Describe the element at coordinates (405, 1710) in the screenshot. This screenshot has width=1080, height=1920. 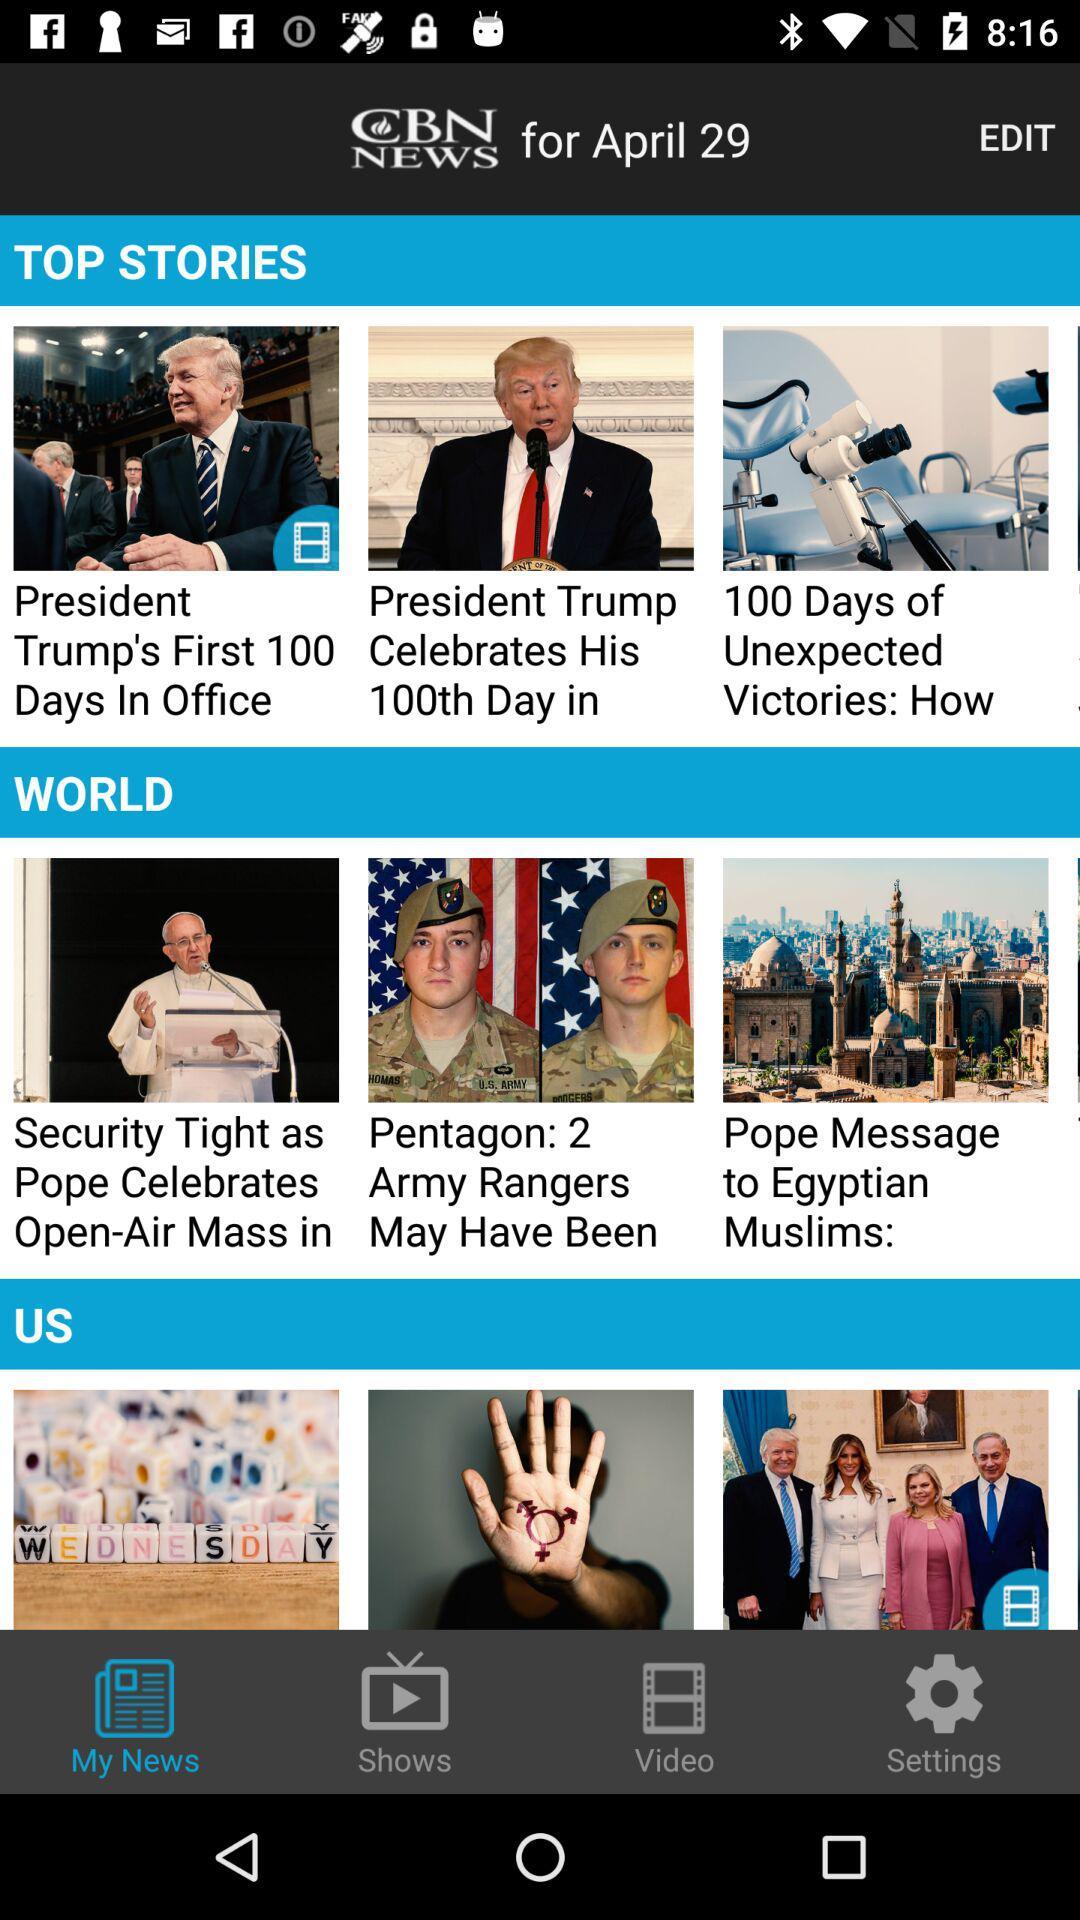
I see `the item next to the my news icon` at that location.